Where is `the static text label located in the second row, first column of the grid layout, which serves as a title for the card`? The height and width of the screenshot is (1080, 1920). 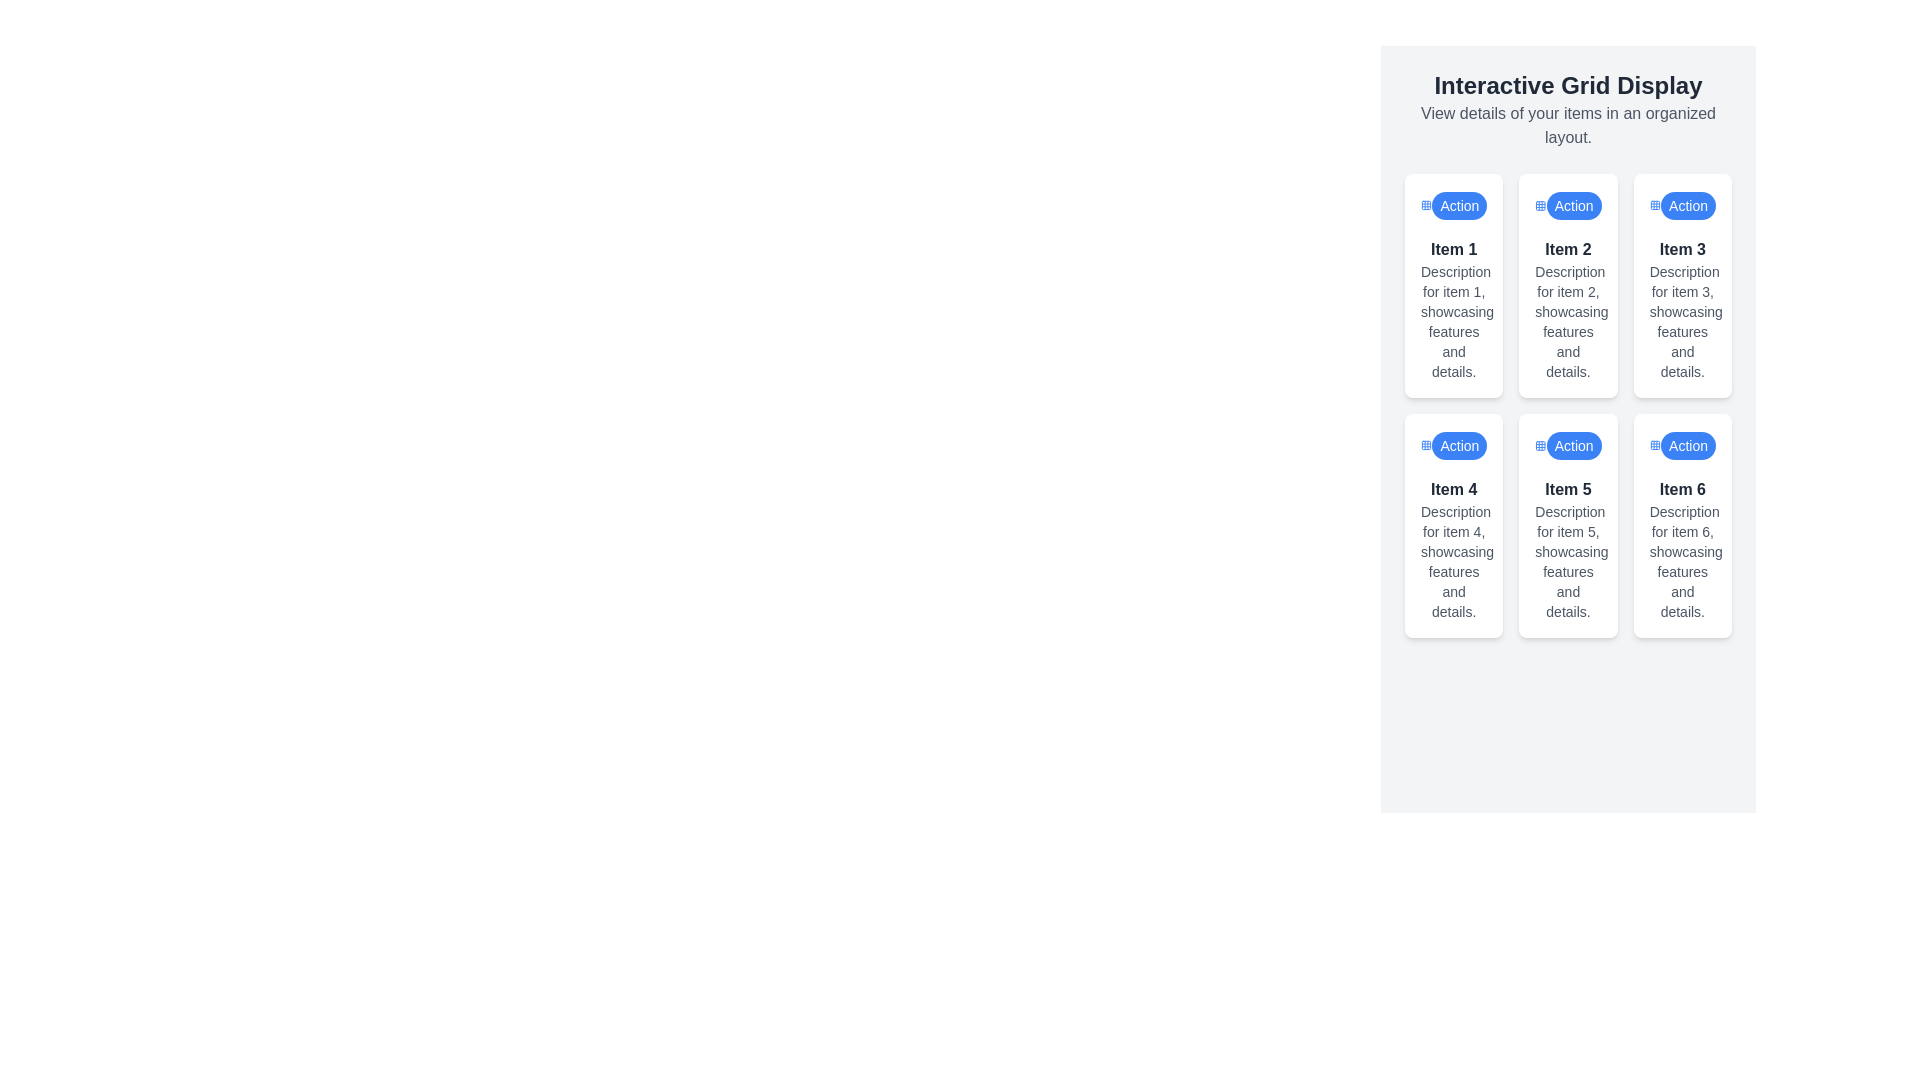
the static text label located in the second row, first column of the grid layout, which serves as a title for the card is located at coordinates (1454, 489).